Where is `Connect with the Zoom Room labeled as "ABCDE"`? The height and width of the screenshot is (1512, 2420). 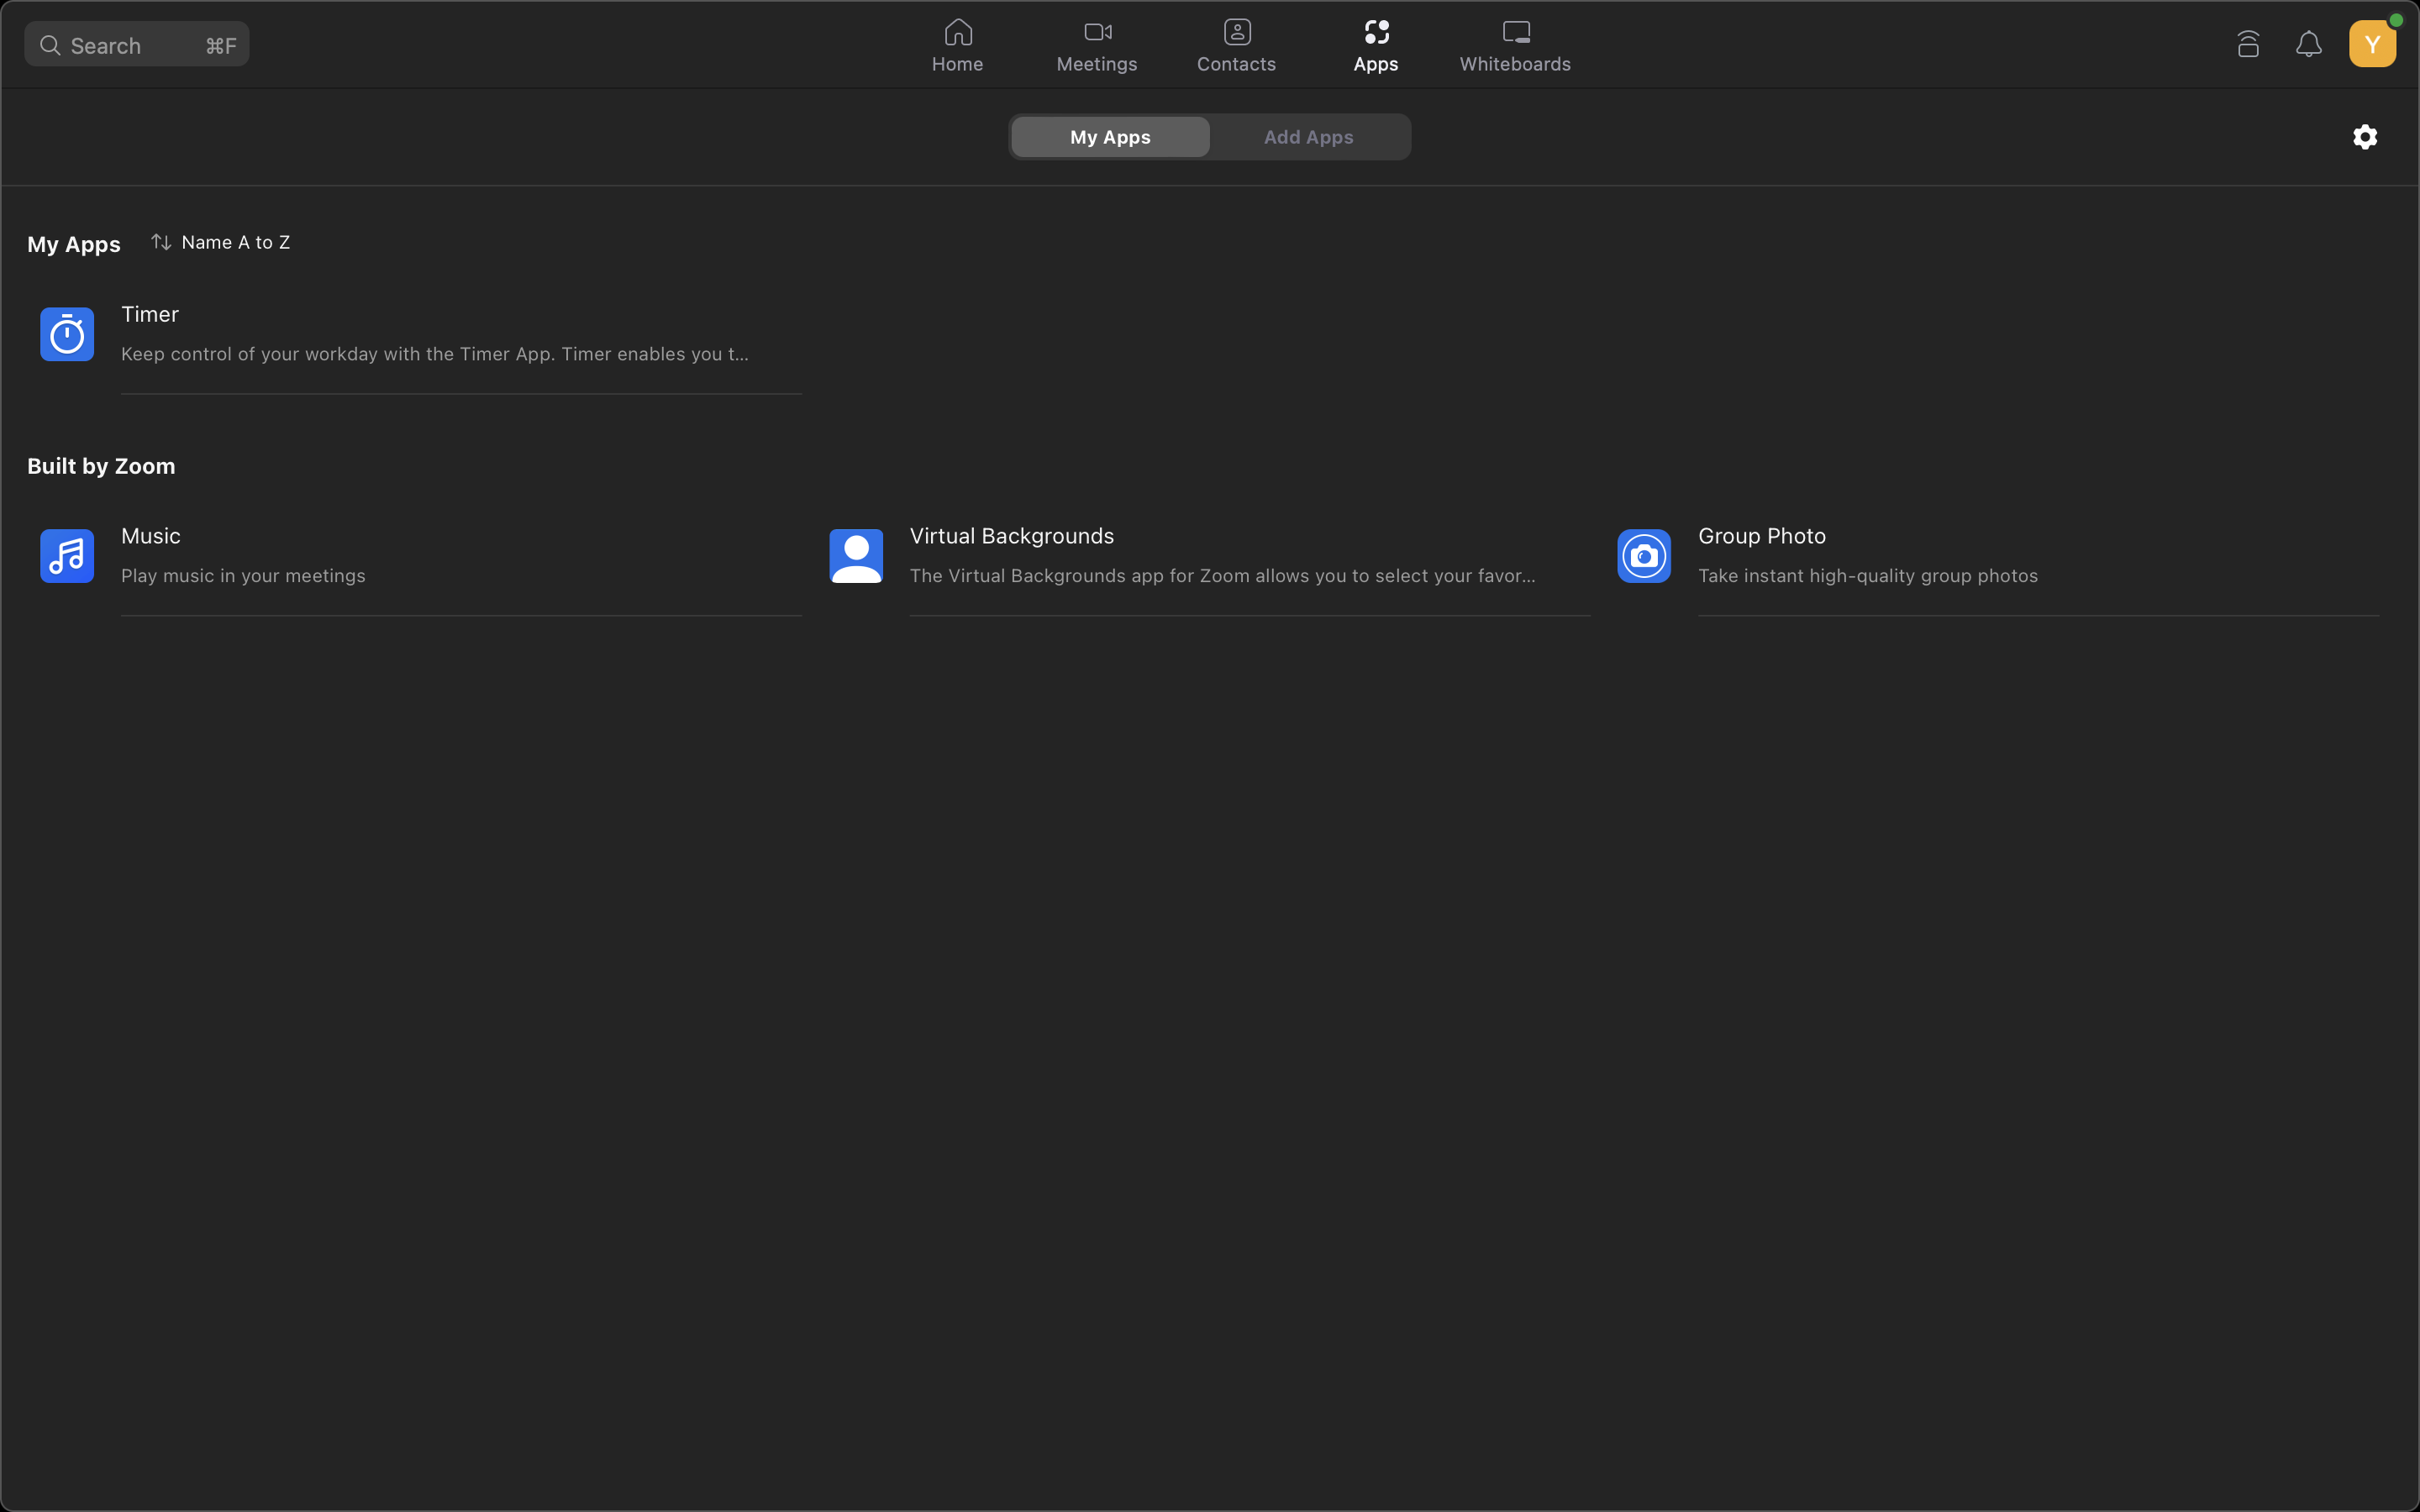
Connect with the Zoom Room labeled as "ABCDE" is located at coordinates (2246, 41).